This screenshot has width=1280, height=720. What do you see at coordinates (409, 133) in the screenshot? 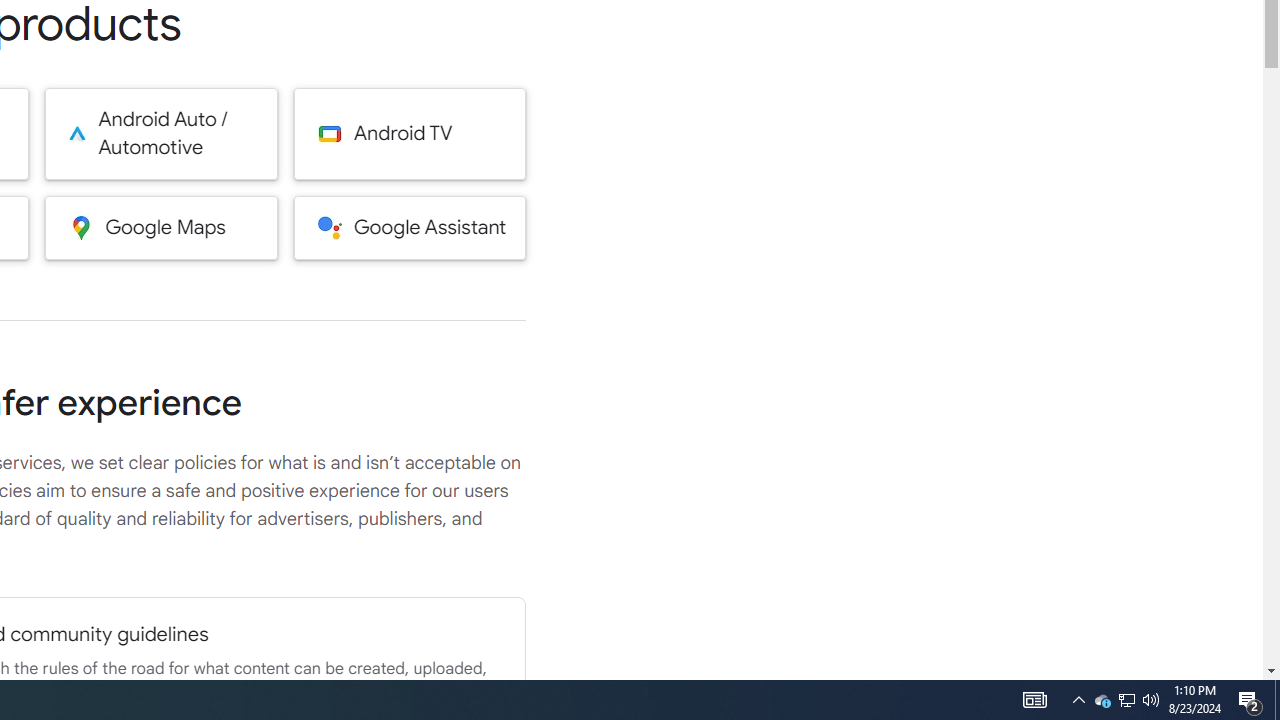
I see `'Android TV'` at bounding box center [409, 133].